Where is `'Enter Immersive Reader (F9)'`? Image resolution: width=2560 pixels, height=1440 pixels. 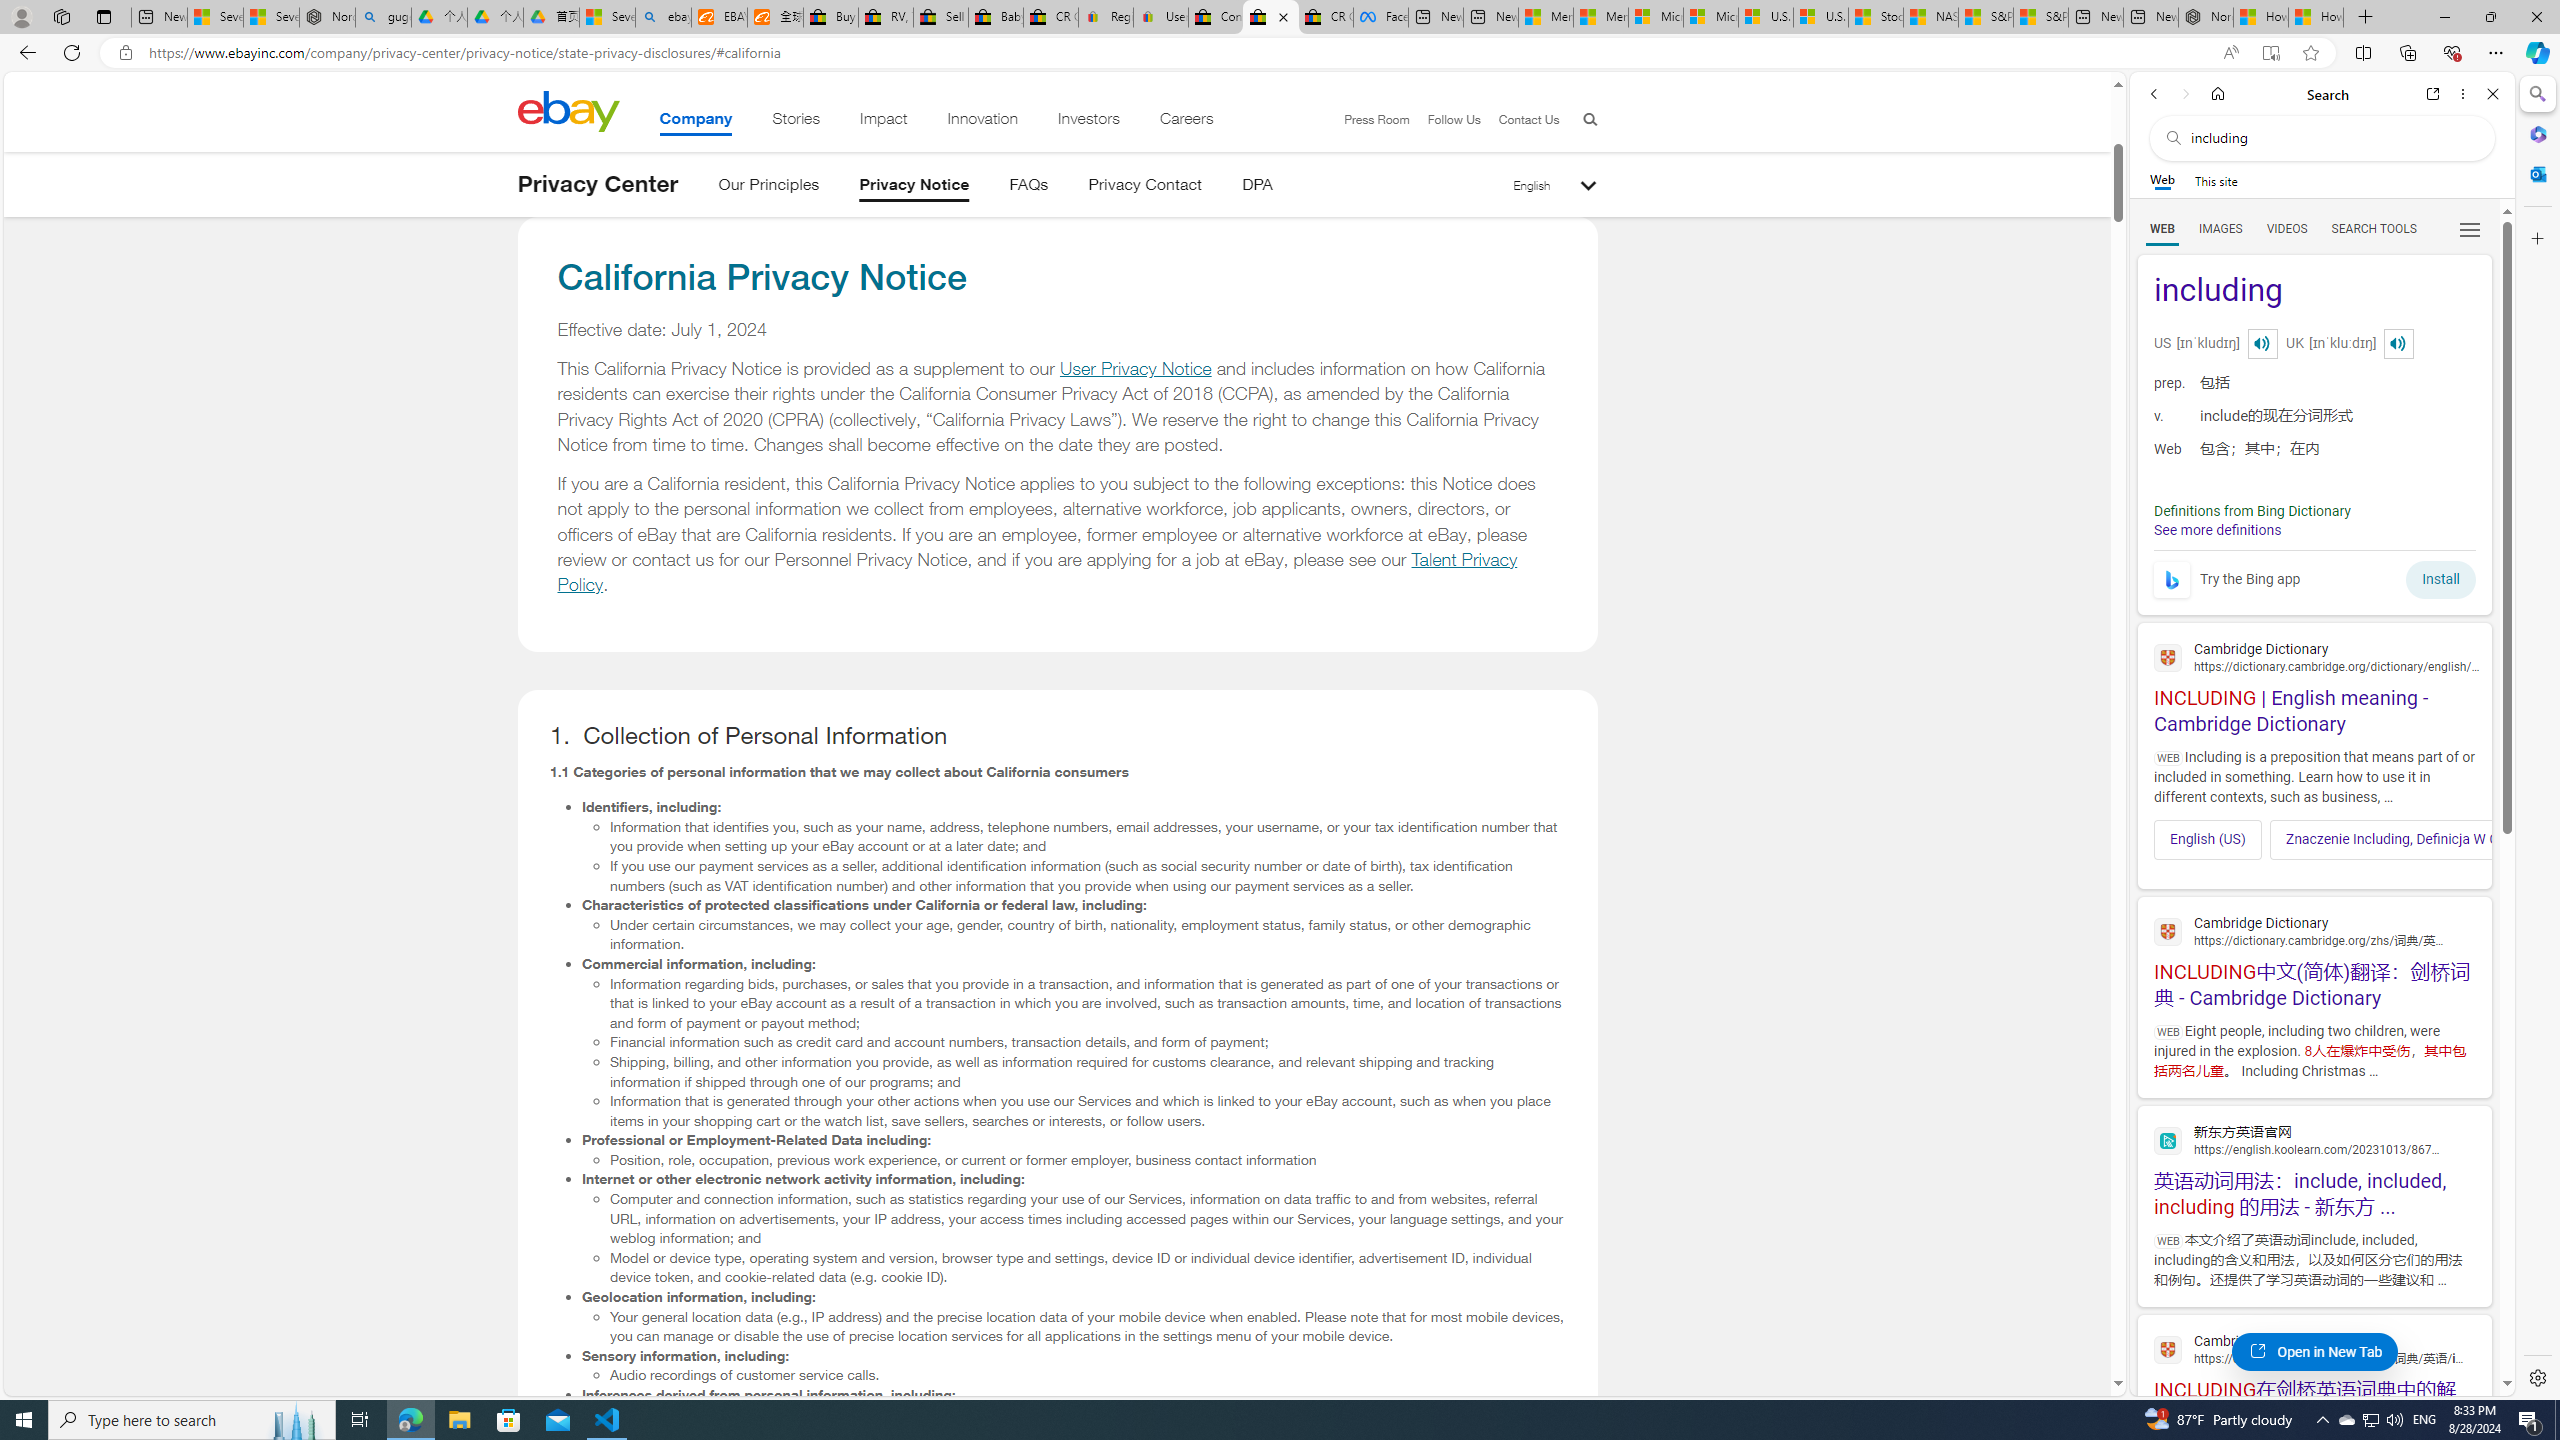 'Enter Immersive Reader (F9)' is located at coordinates (2270, 53).